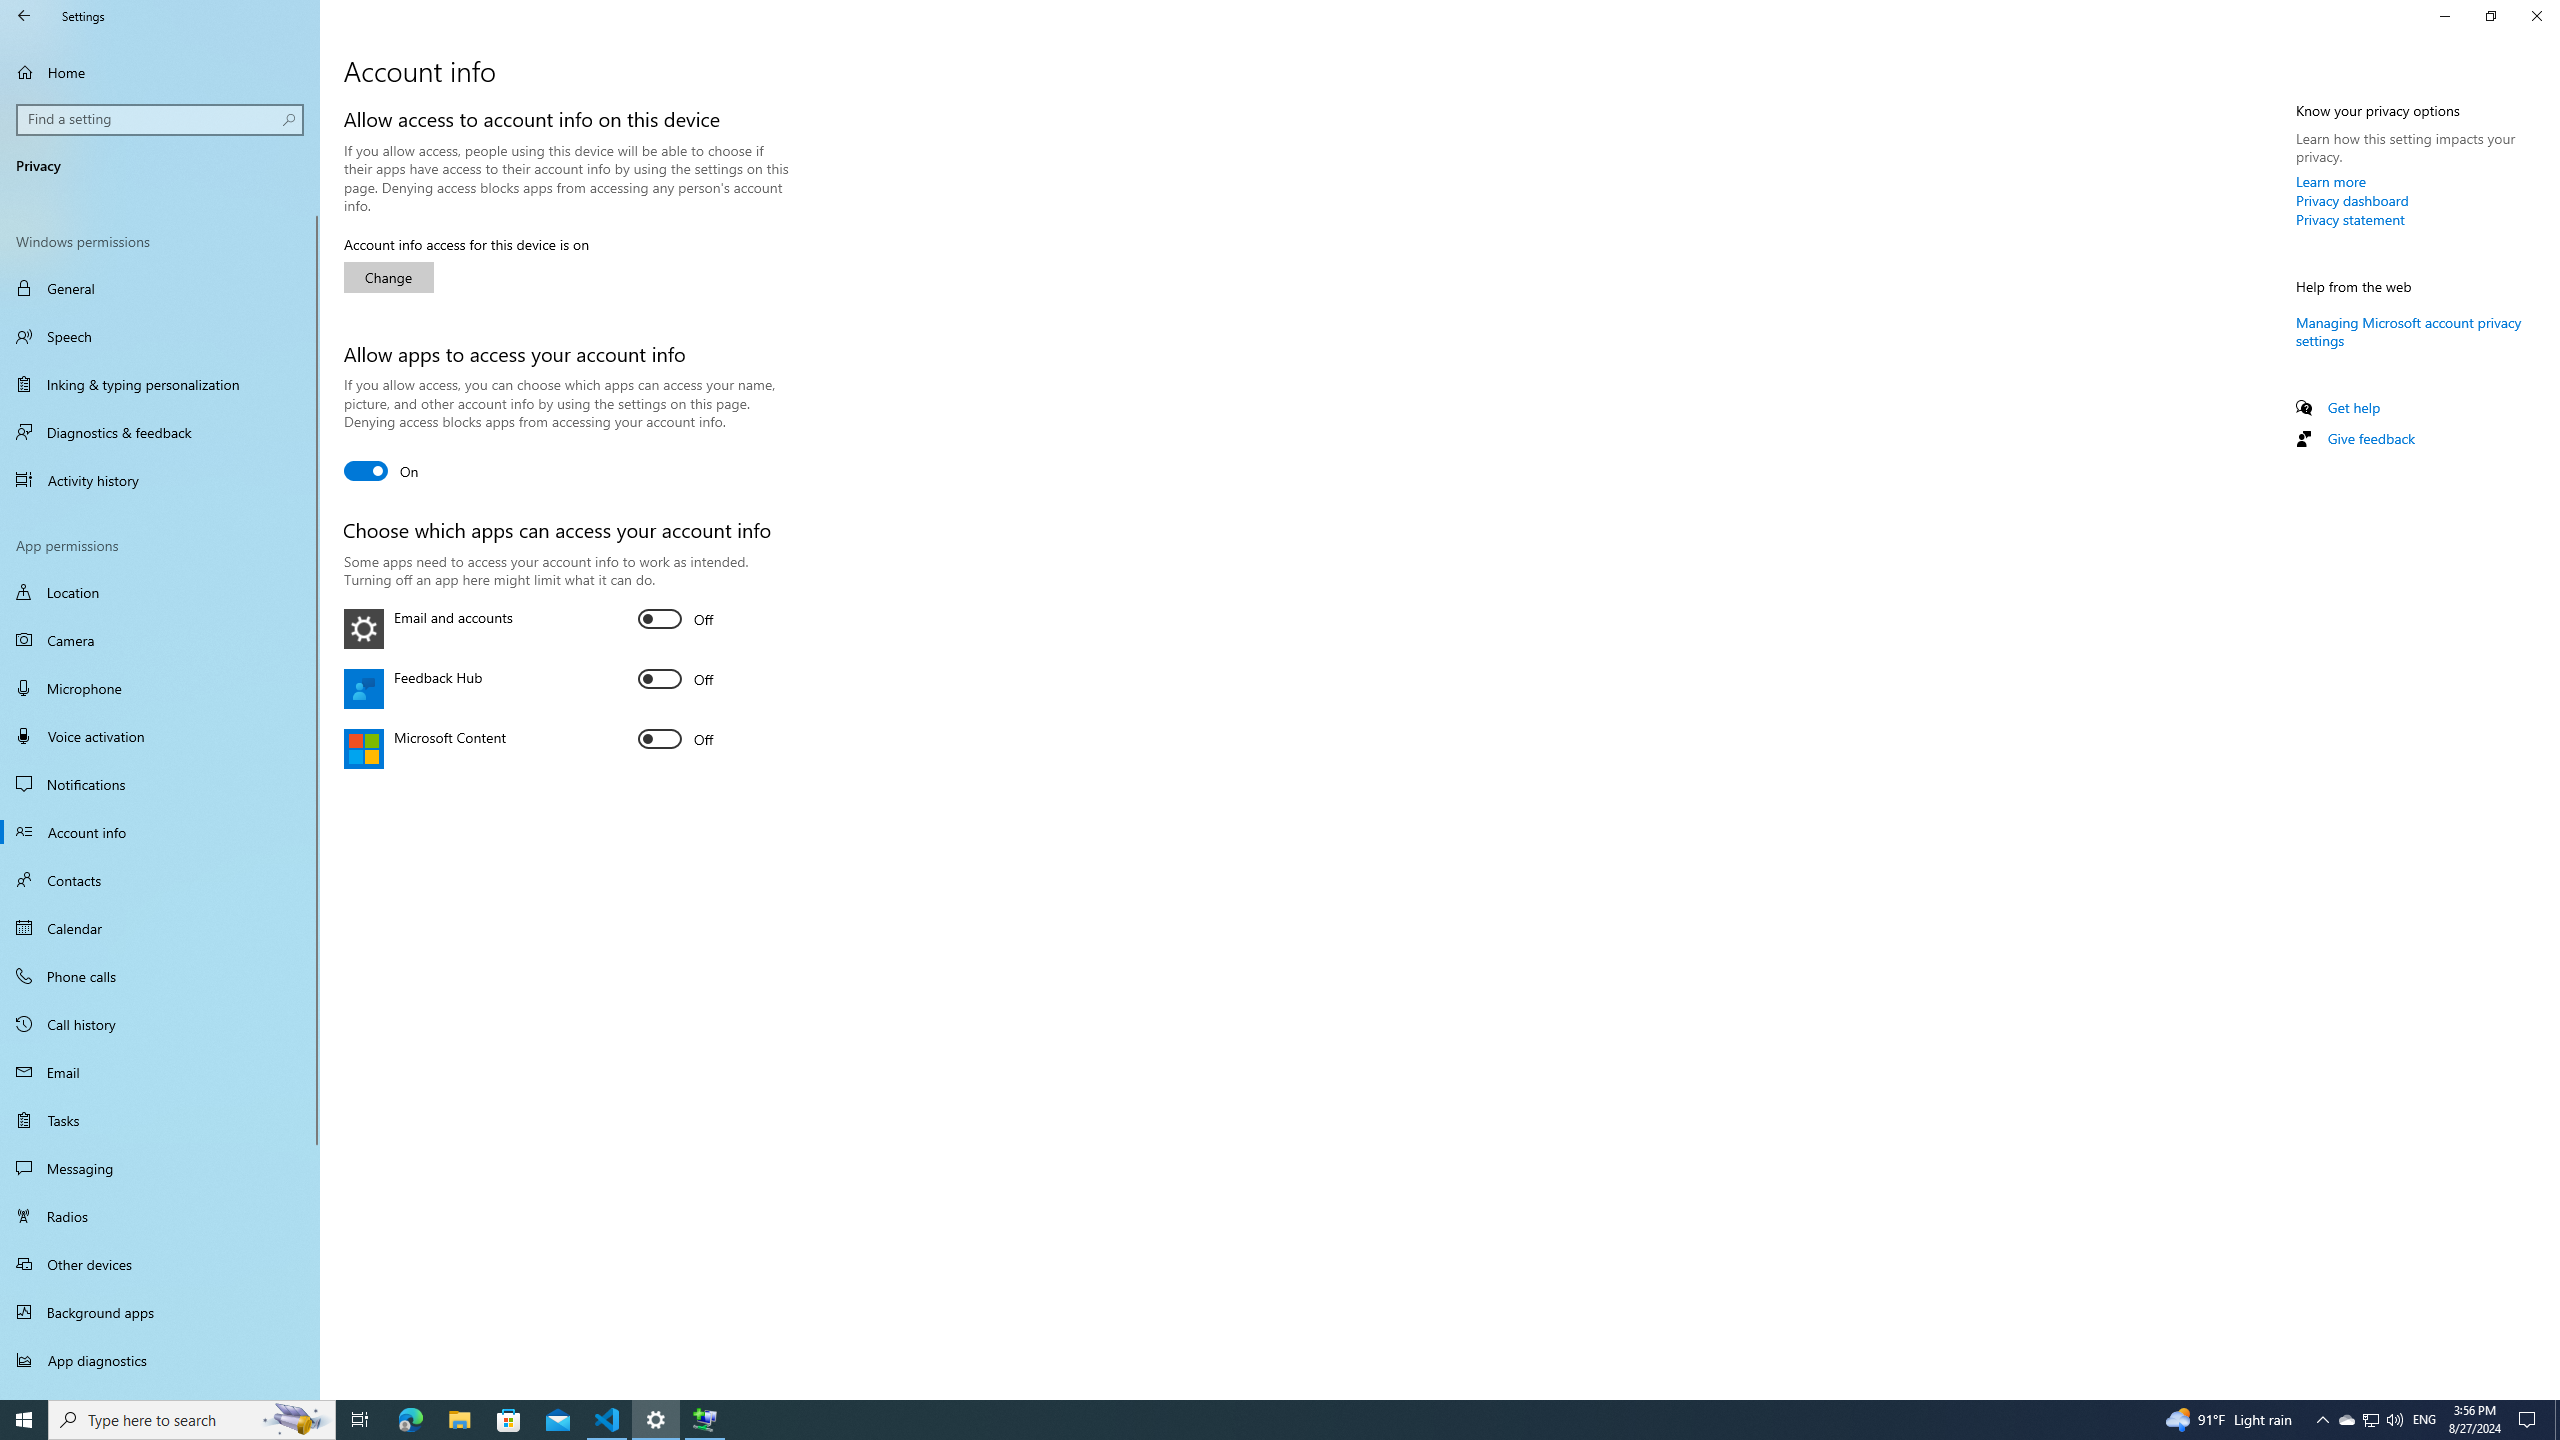  Describe the element at coordinates (159, 382) in the screenshot. I see `'Inking & typing personalization'` at that location.